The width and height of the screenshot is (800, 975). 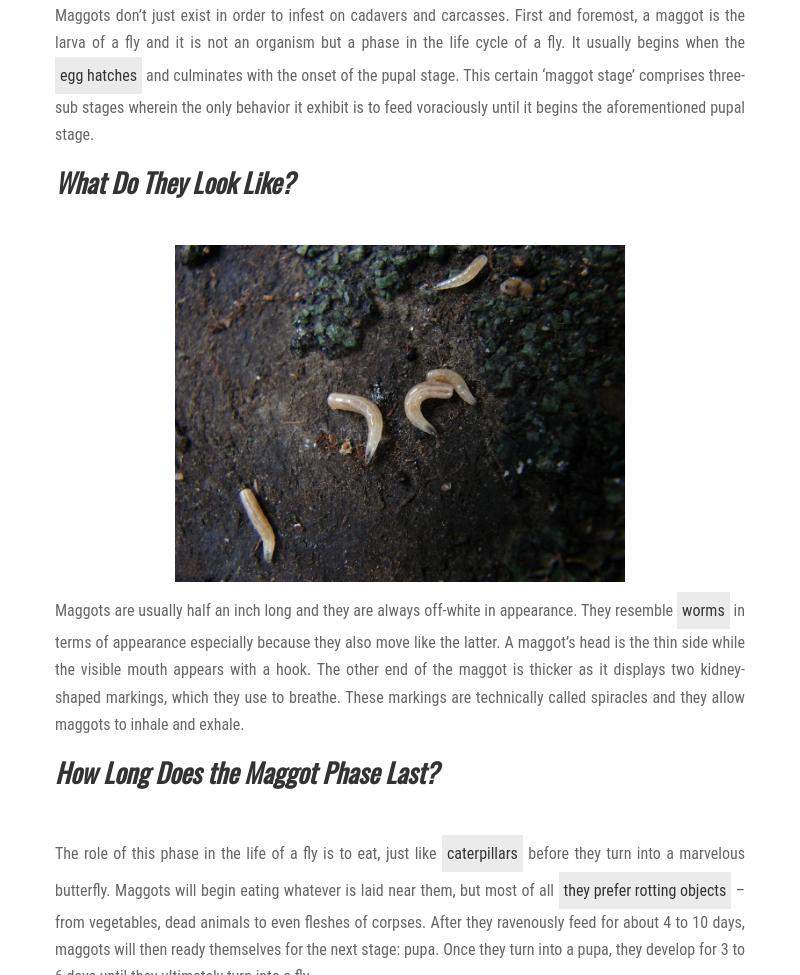 I want to click on 'before they turn into a marvelous butterfly. Maggots will begin eating whatever is laid near them, but most of all', so click(x=54, y=870).